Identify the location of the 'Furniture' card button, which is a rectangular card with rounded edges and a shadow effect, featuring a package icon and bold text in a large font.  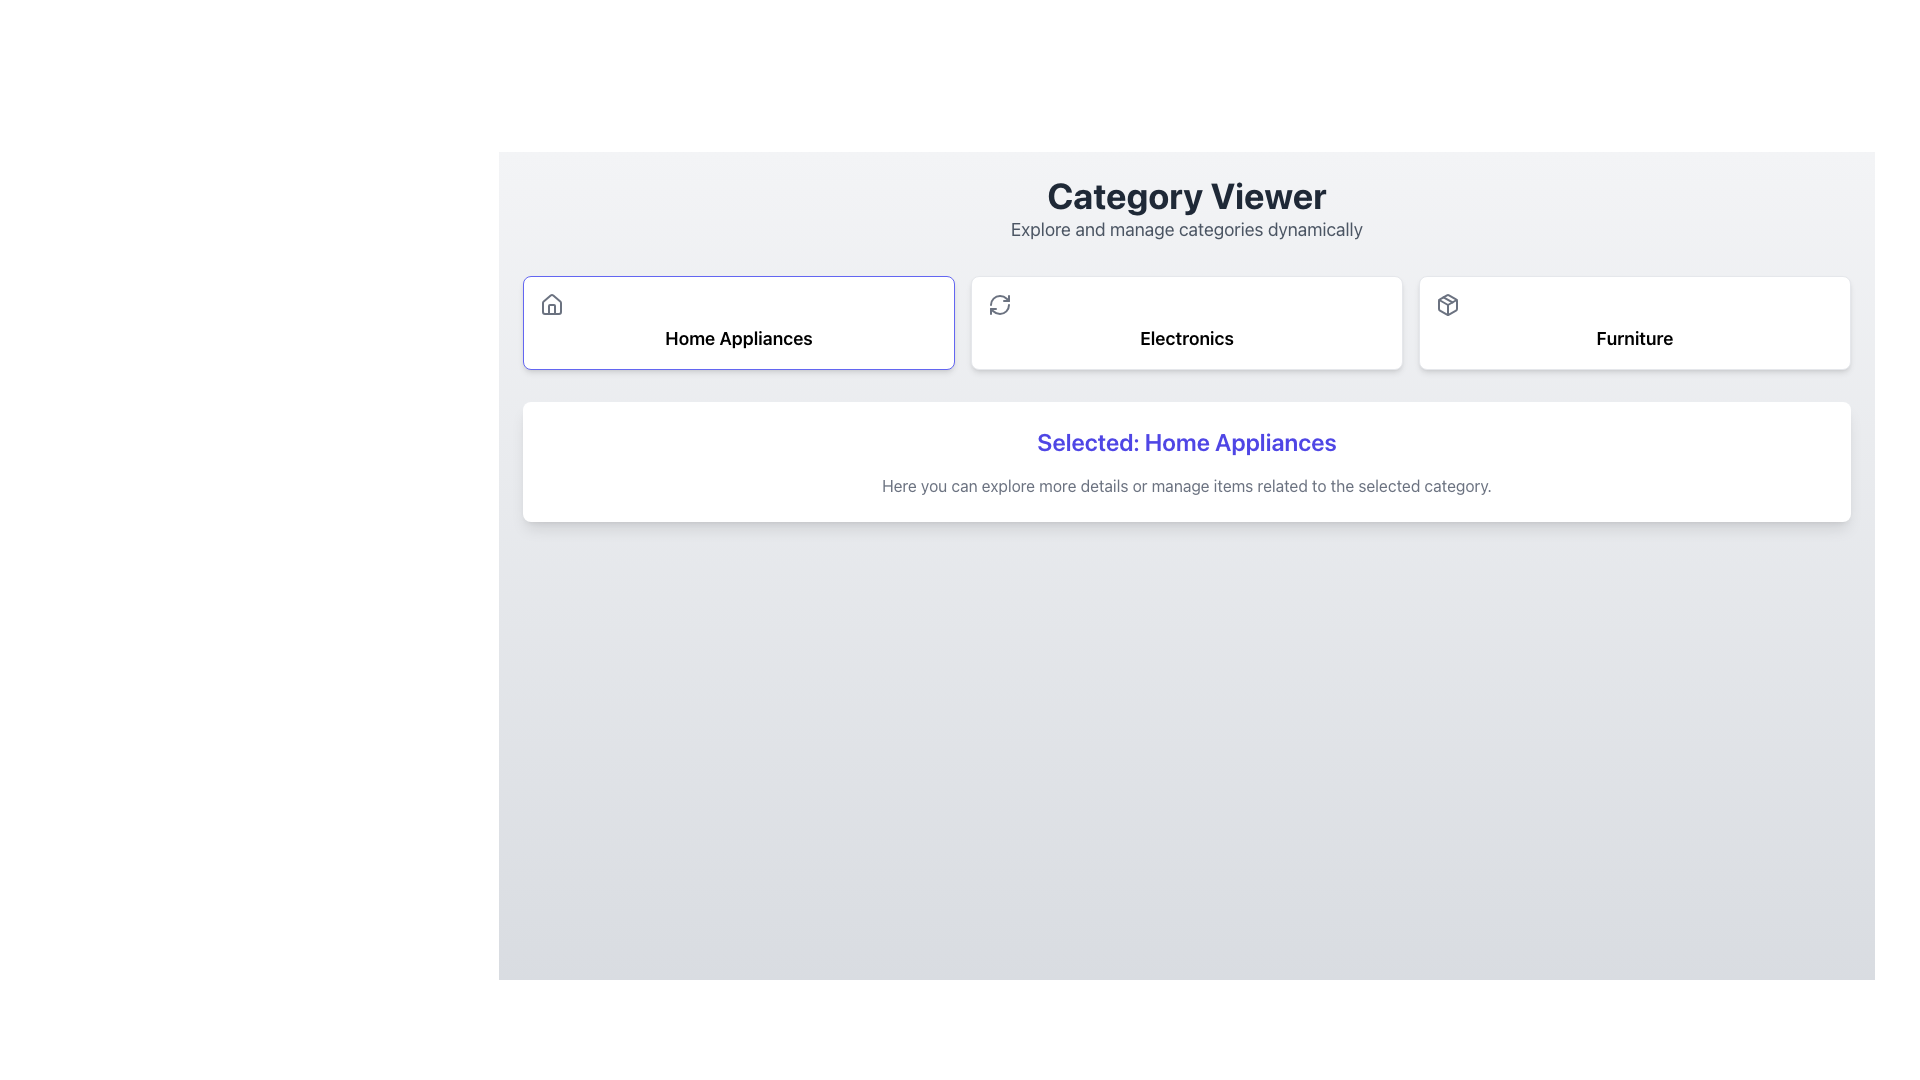
(1635, 322).